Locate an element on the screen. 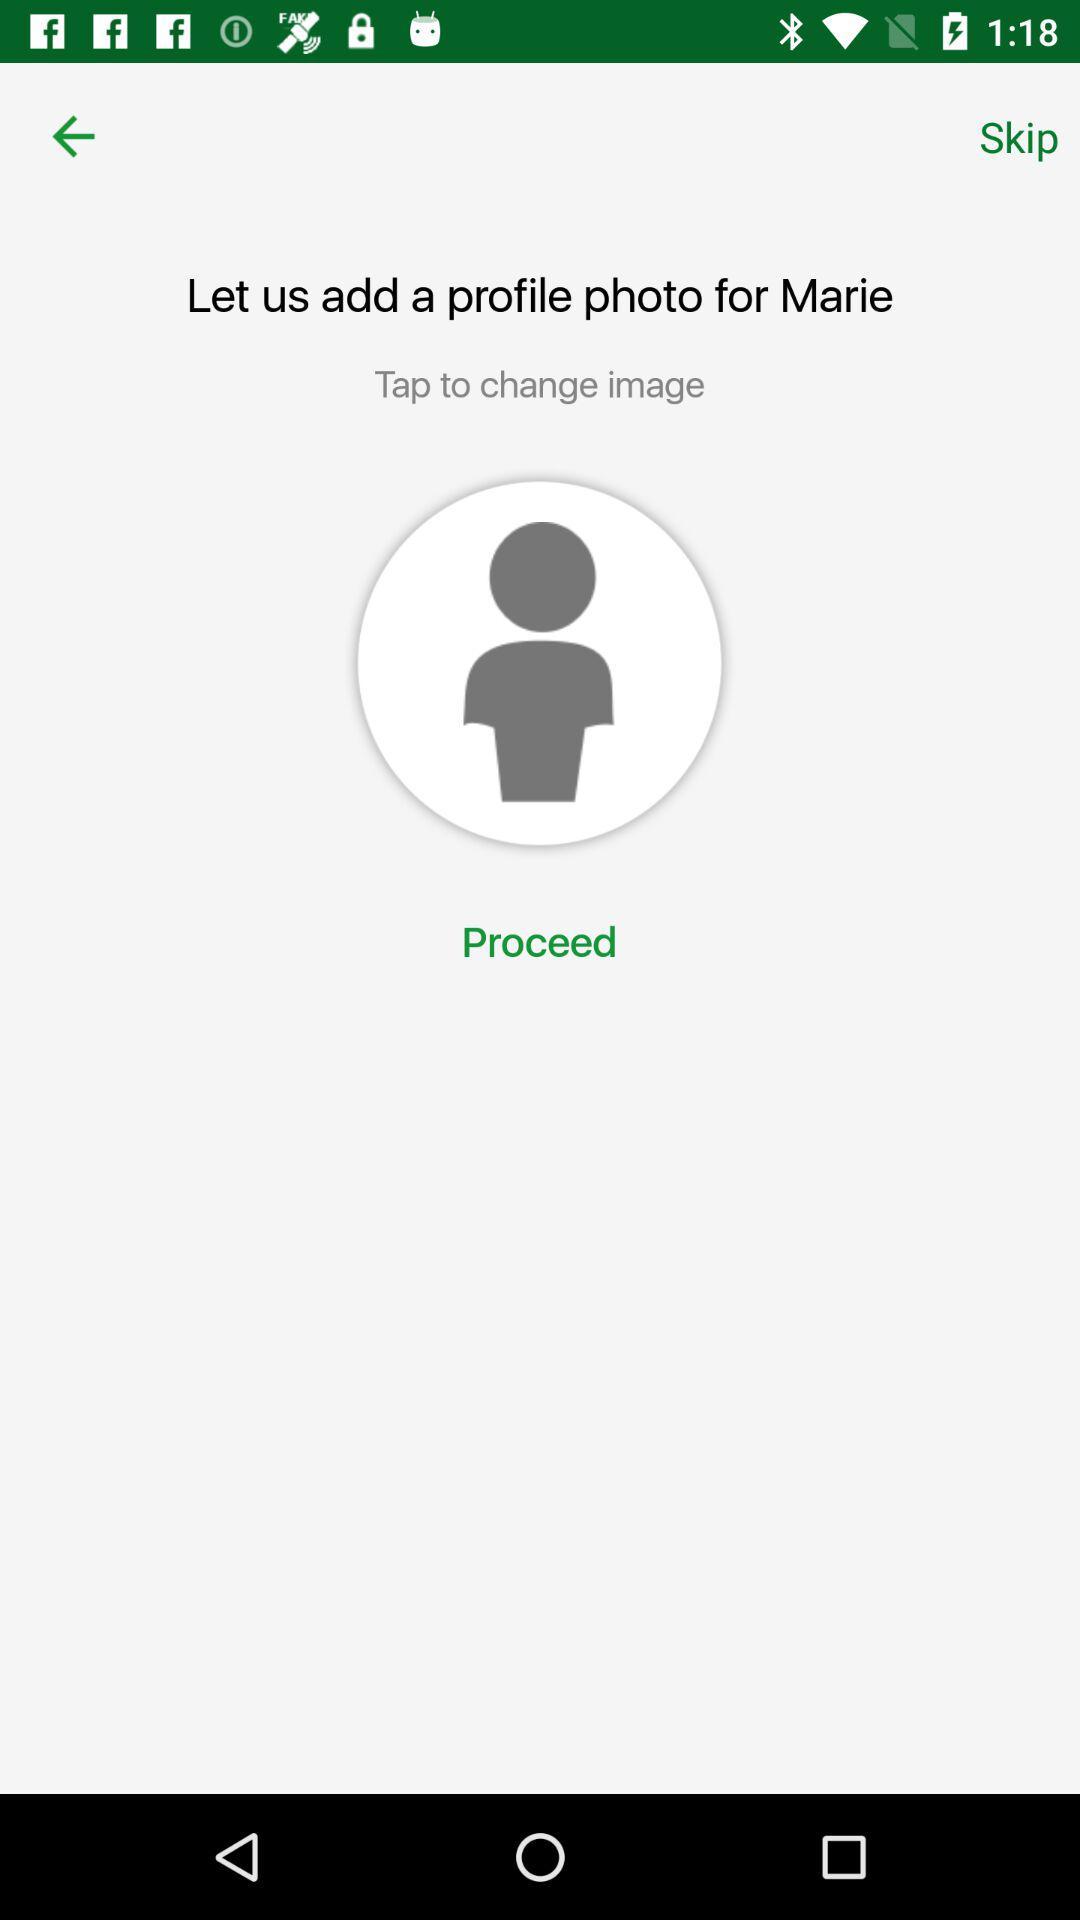  proceed item is located at coordinates (538, 943).